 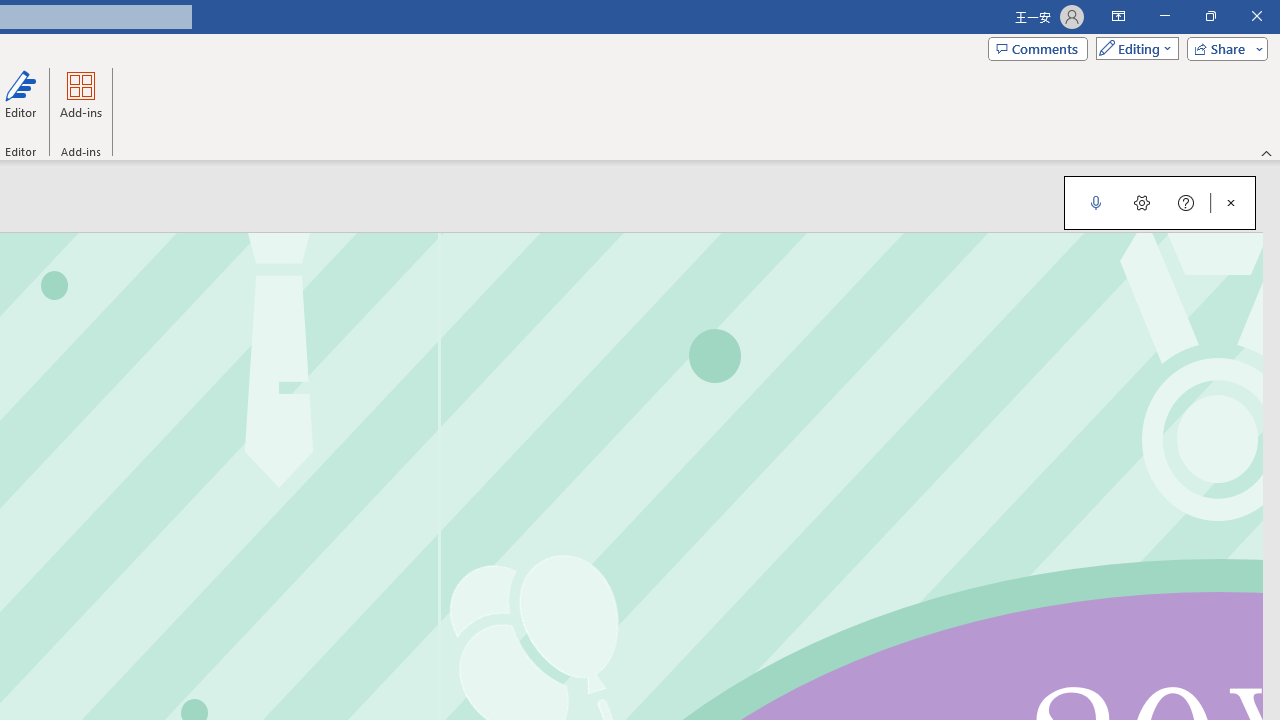 I want to click on 'Dictation Settings', so click(x=1142, y=203).